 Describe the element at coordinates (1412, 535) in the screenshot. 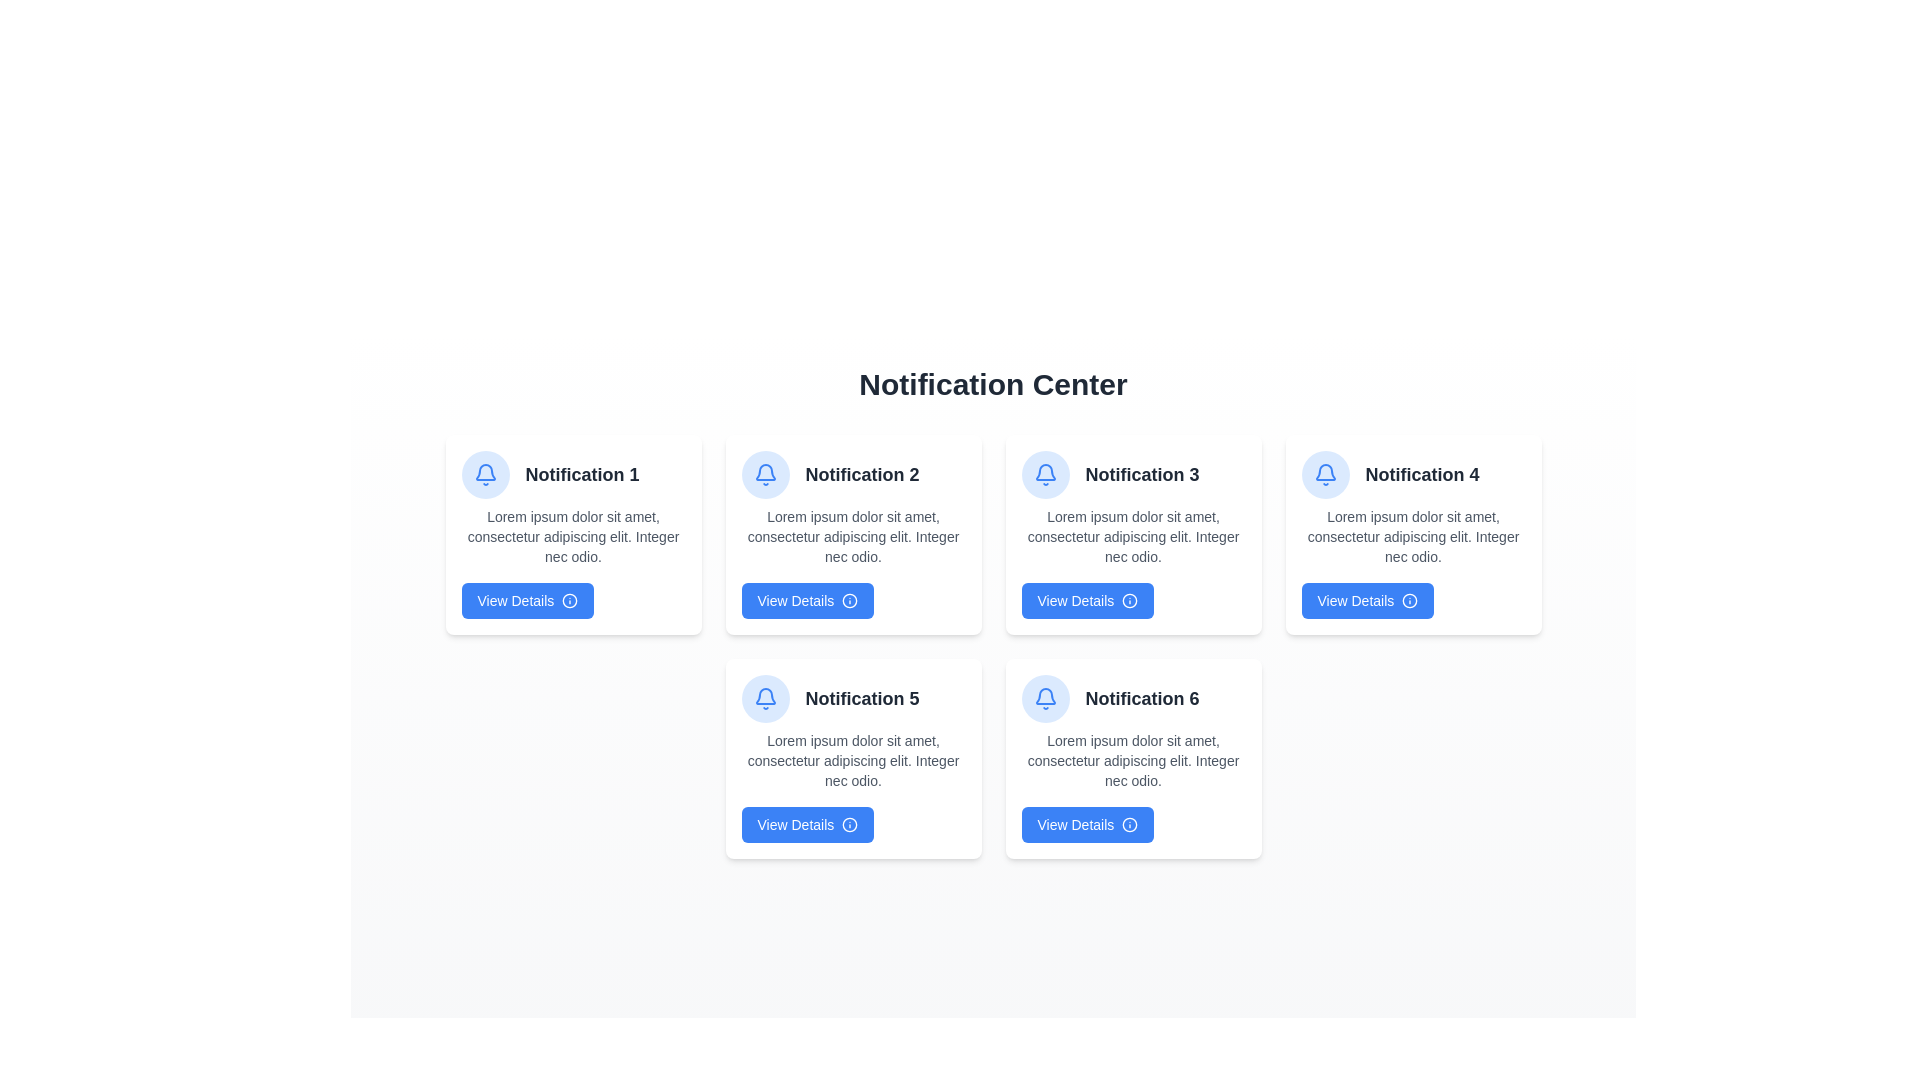

I see `the text block containing the message 'Lorem ipsum dolor sit amet, consectetur adipiscing elit. Integer nec odio.' which is positioned below 'Notification 4' and above the 'View Details' button` at that location.